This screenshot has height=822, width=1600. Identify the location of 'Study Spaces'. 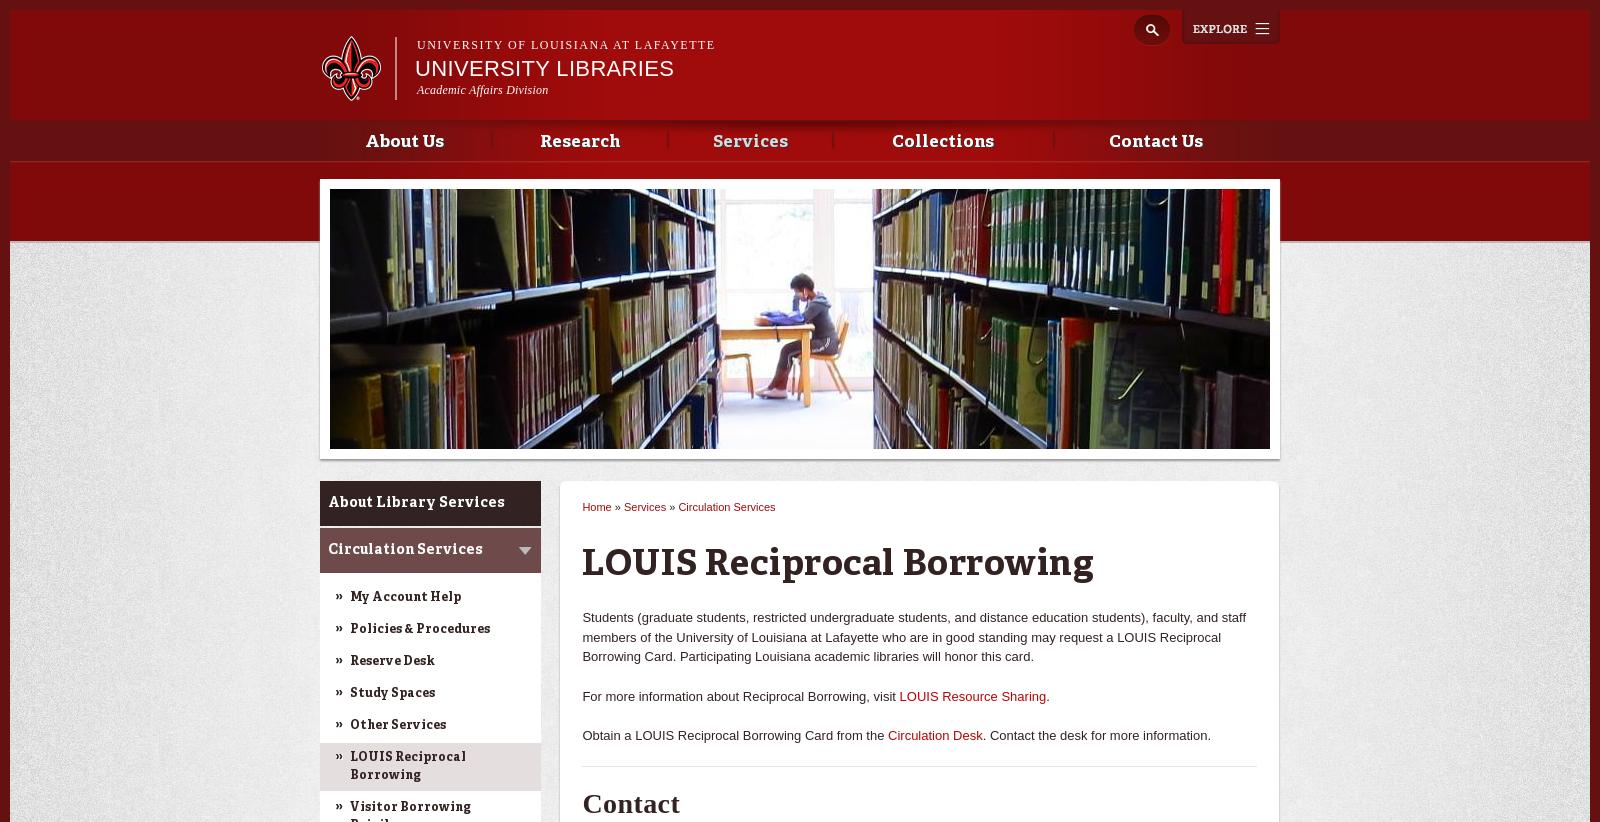
(392, 693).